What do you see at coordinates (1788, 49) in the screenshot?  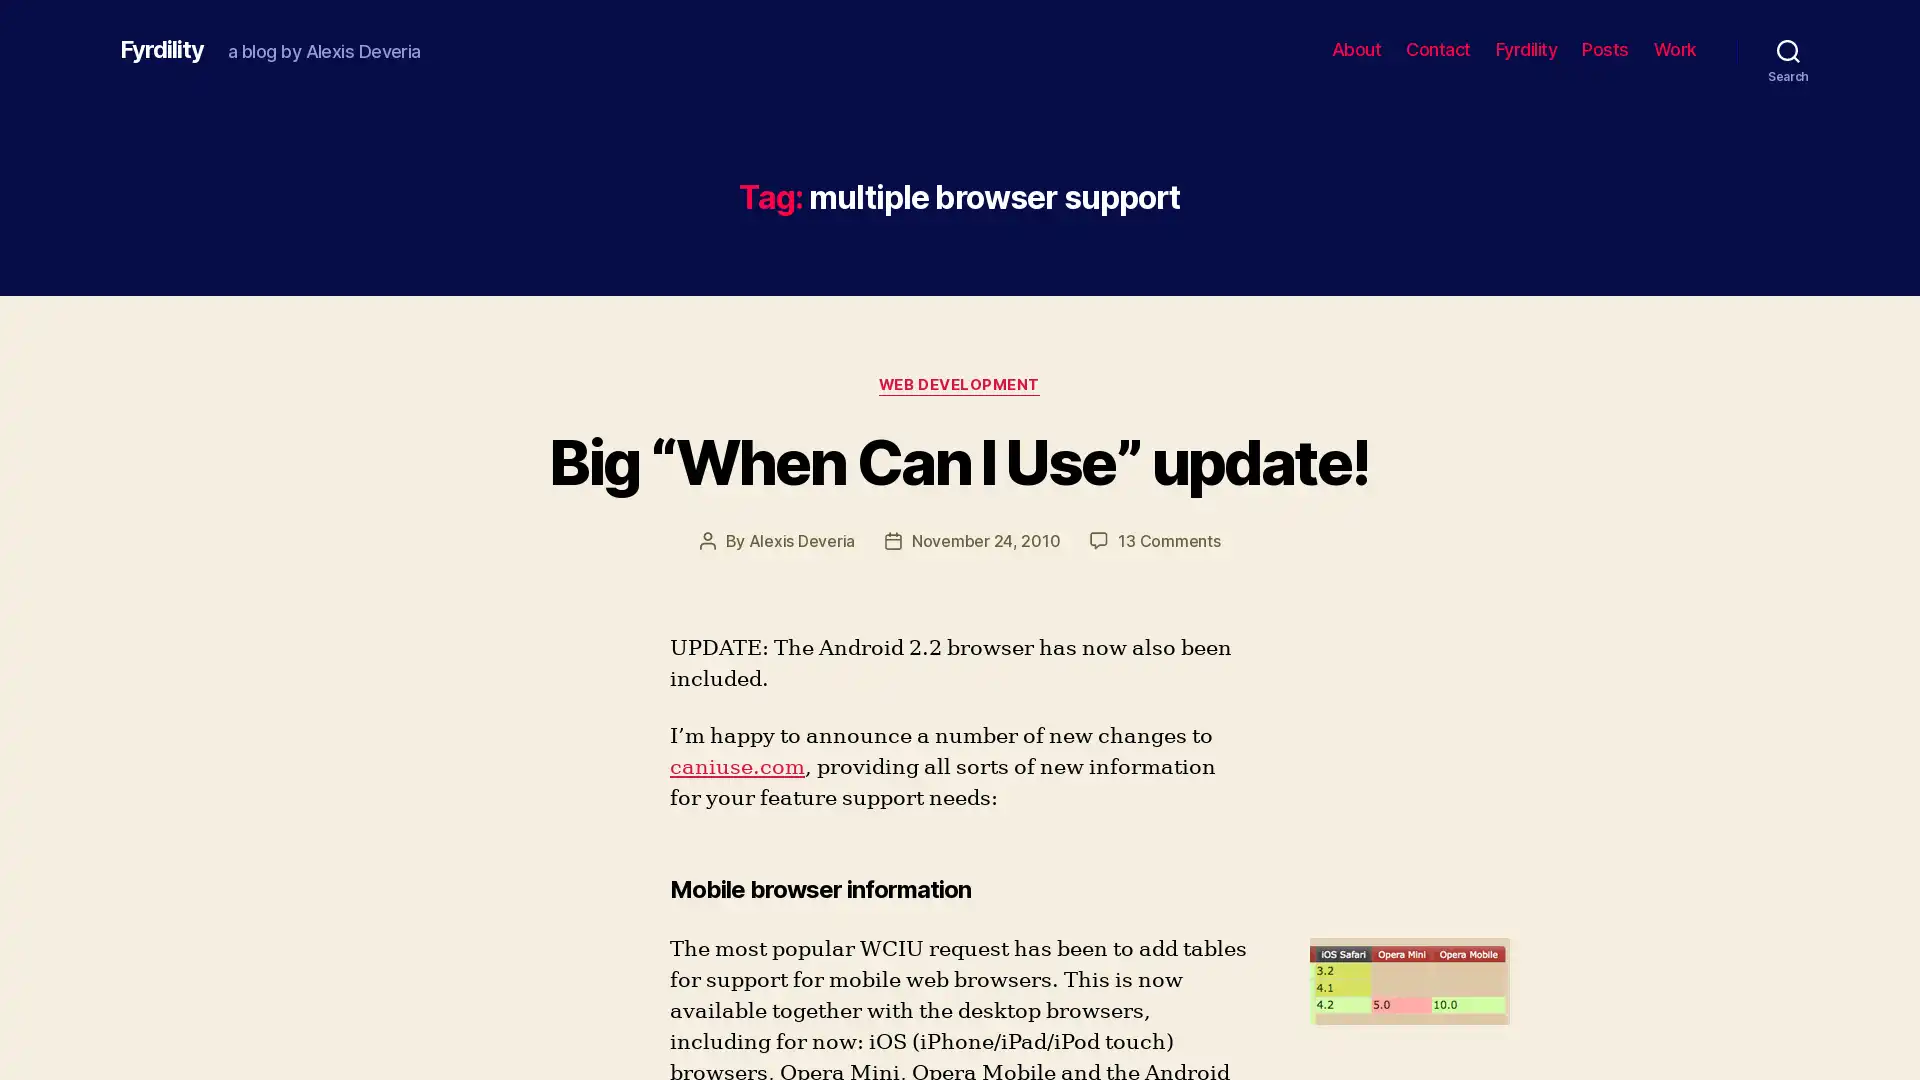 I see `Search` at bounding box center [1788, 49].